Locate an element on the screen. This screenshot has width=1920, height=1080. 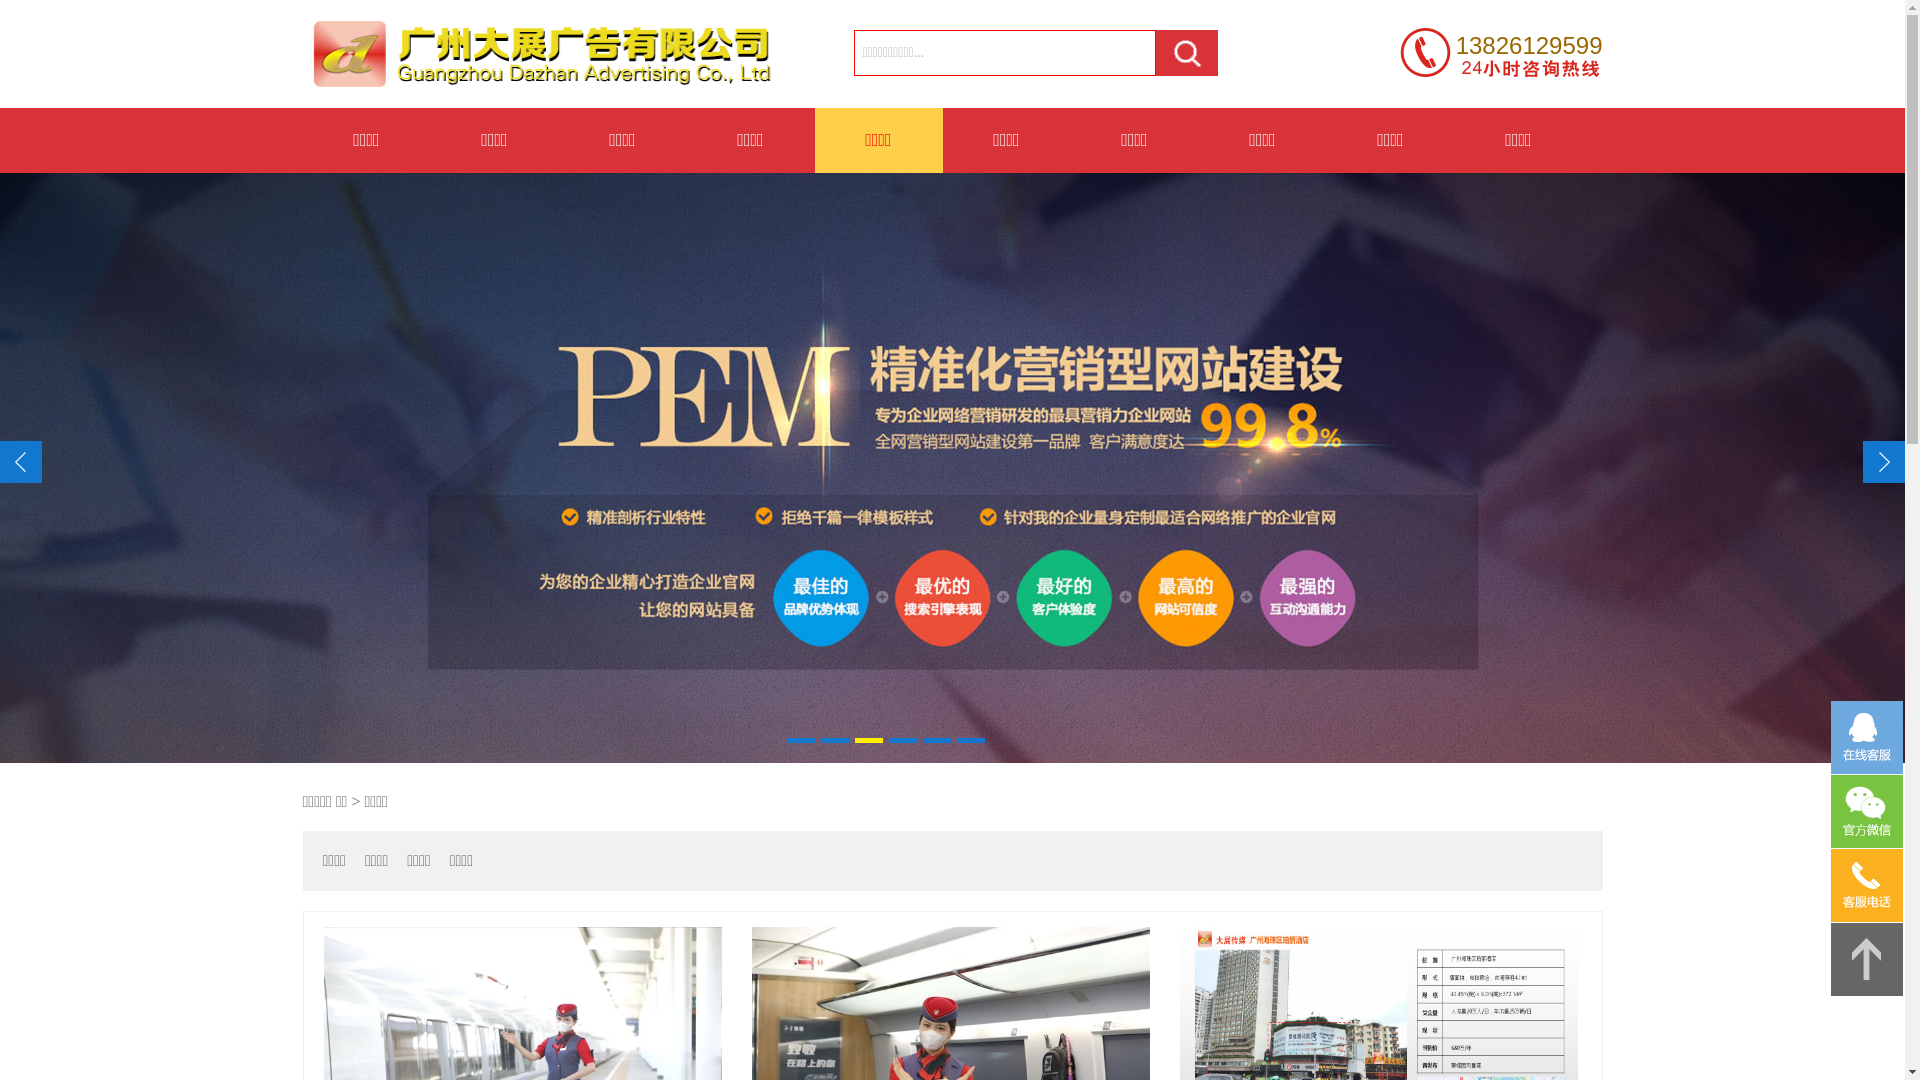
'4' is located at coordinates (901, 740).